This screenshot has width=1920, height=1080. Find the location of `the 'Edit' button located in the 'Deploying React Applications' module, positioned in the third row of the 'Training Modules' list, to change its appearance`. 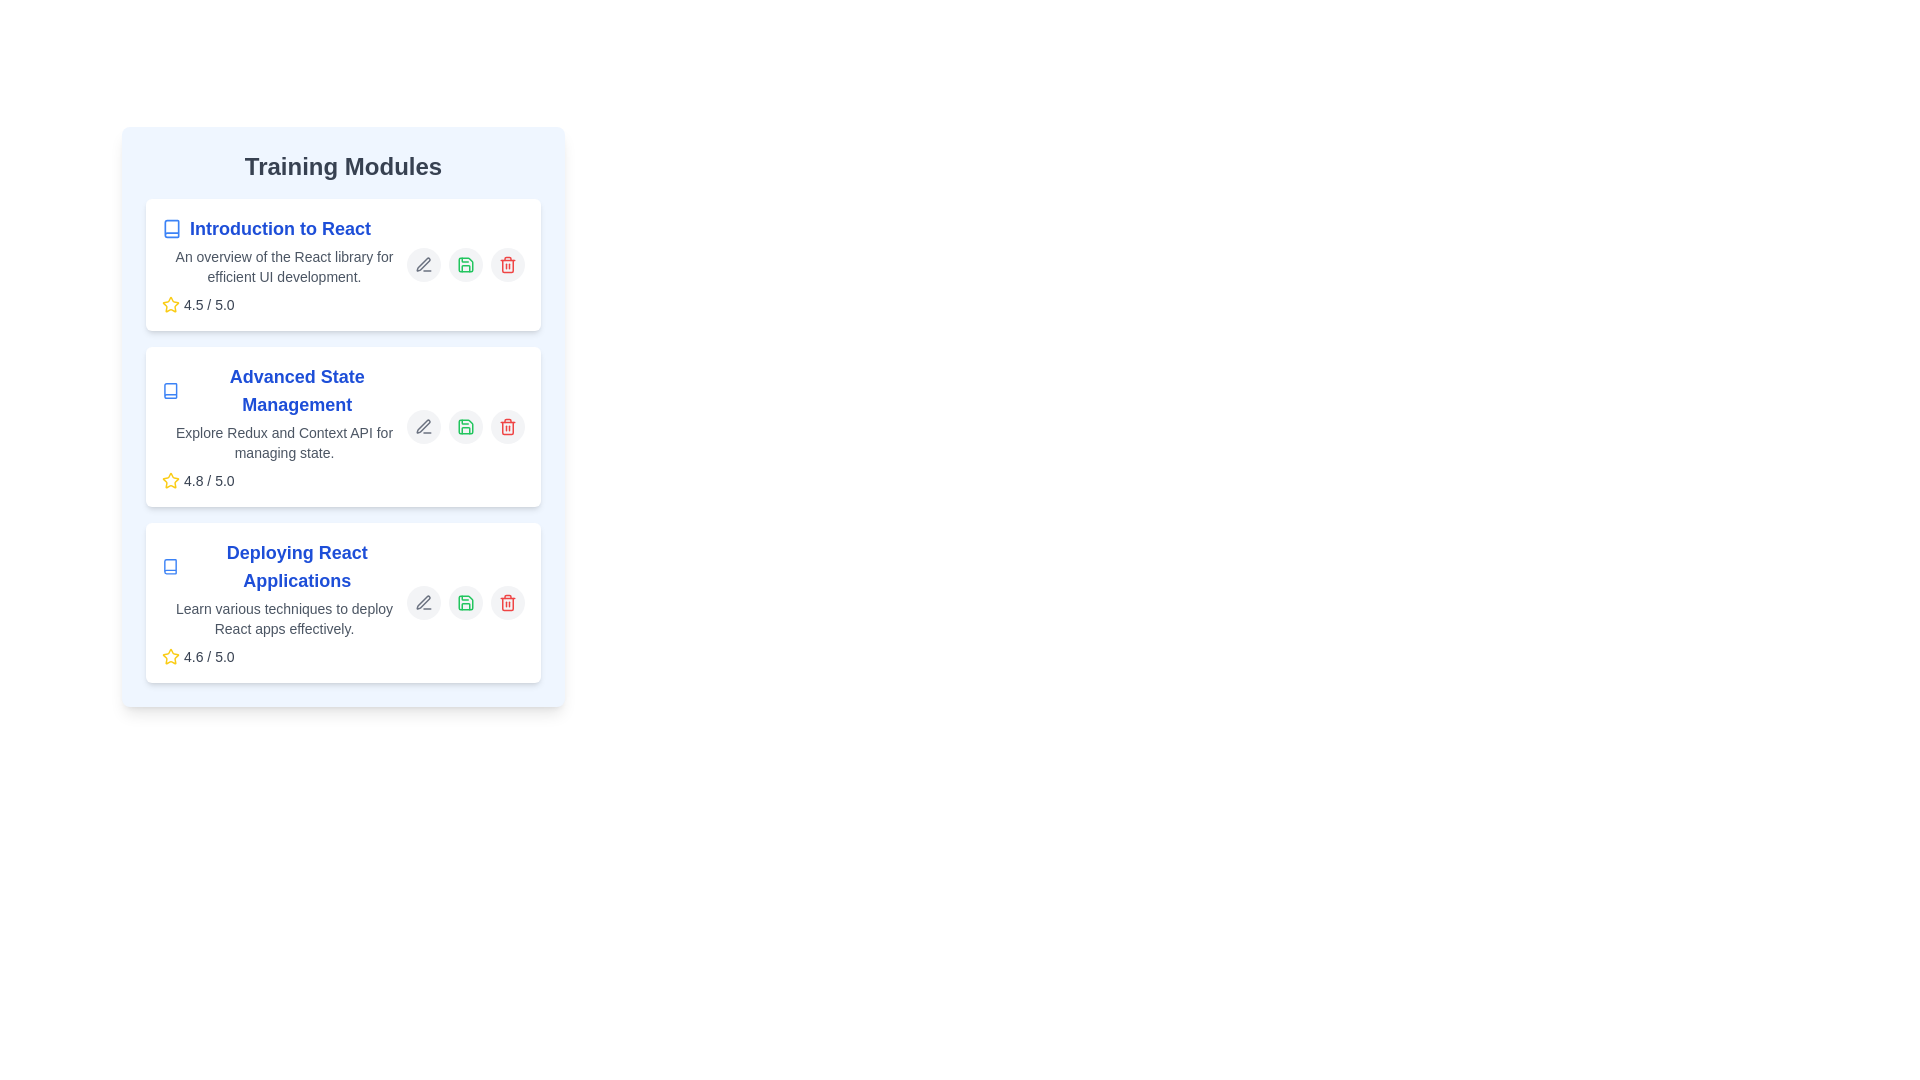

the 'Edit' button located in the 'Deploying React Applications' module, positioned in the third row of the 'Training Modules' list, to change its appearance is located at coordinates (422, 601).